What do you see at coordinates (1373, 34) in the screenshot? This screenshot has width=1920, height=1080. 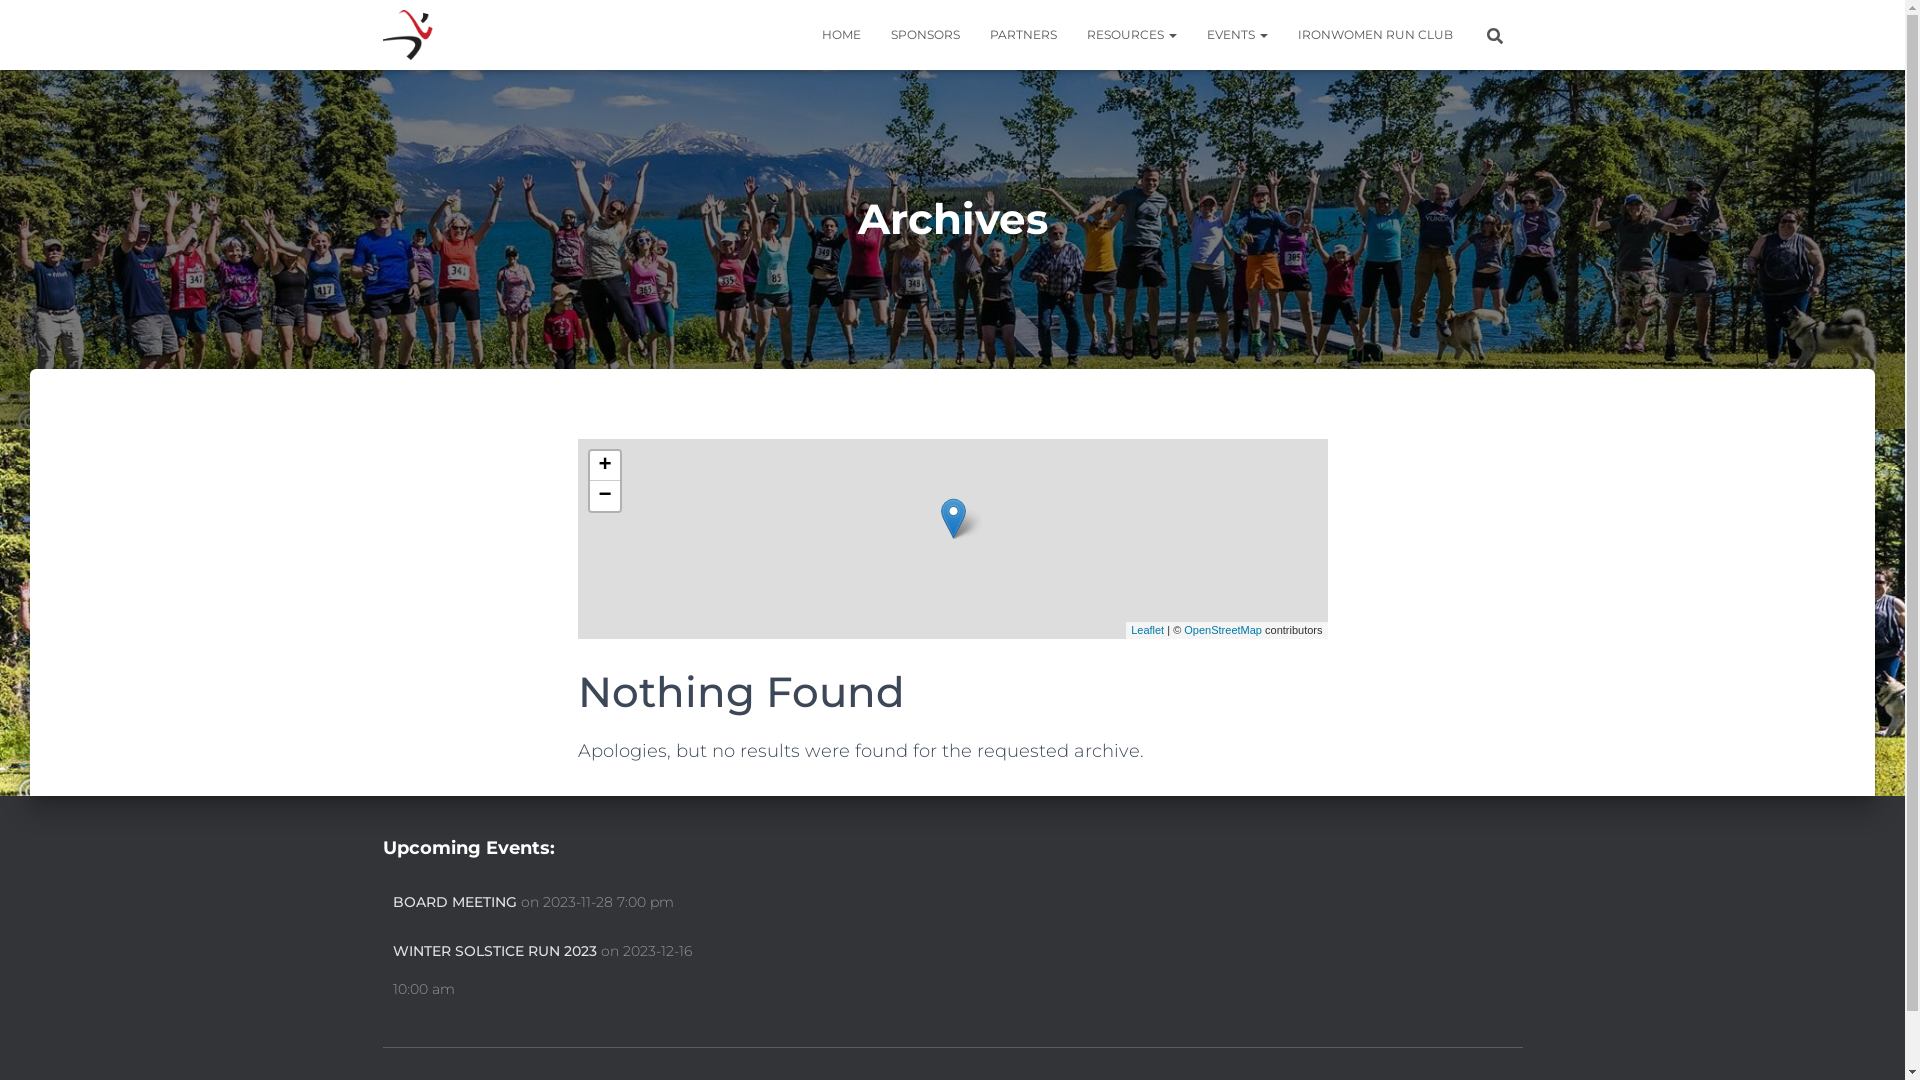 I see `'IRONWOMEN RUN CLUB'` at bounding box center [1373, 34].